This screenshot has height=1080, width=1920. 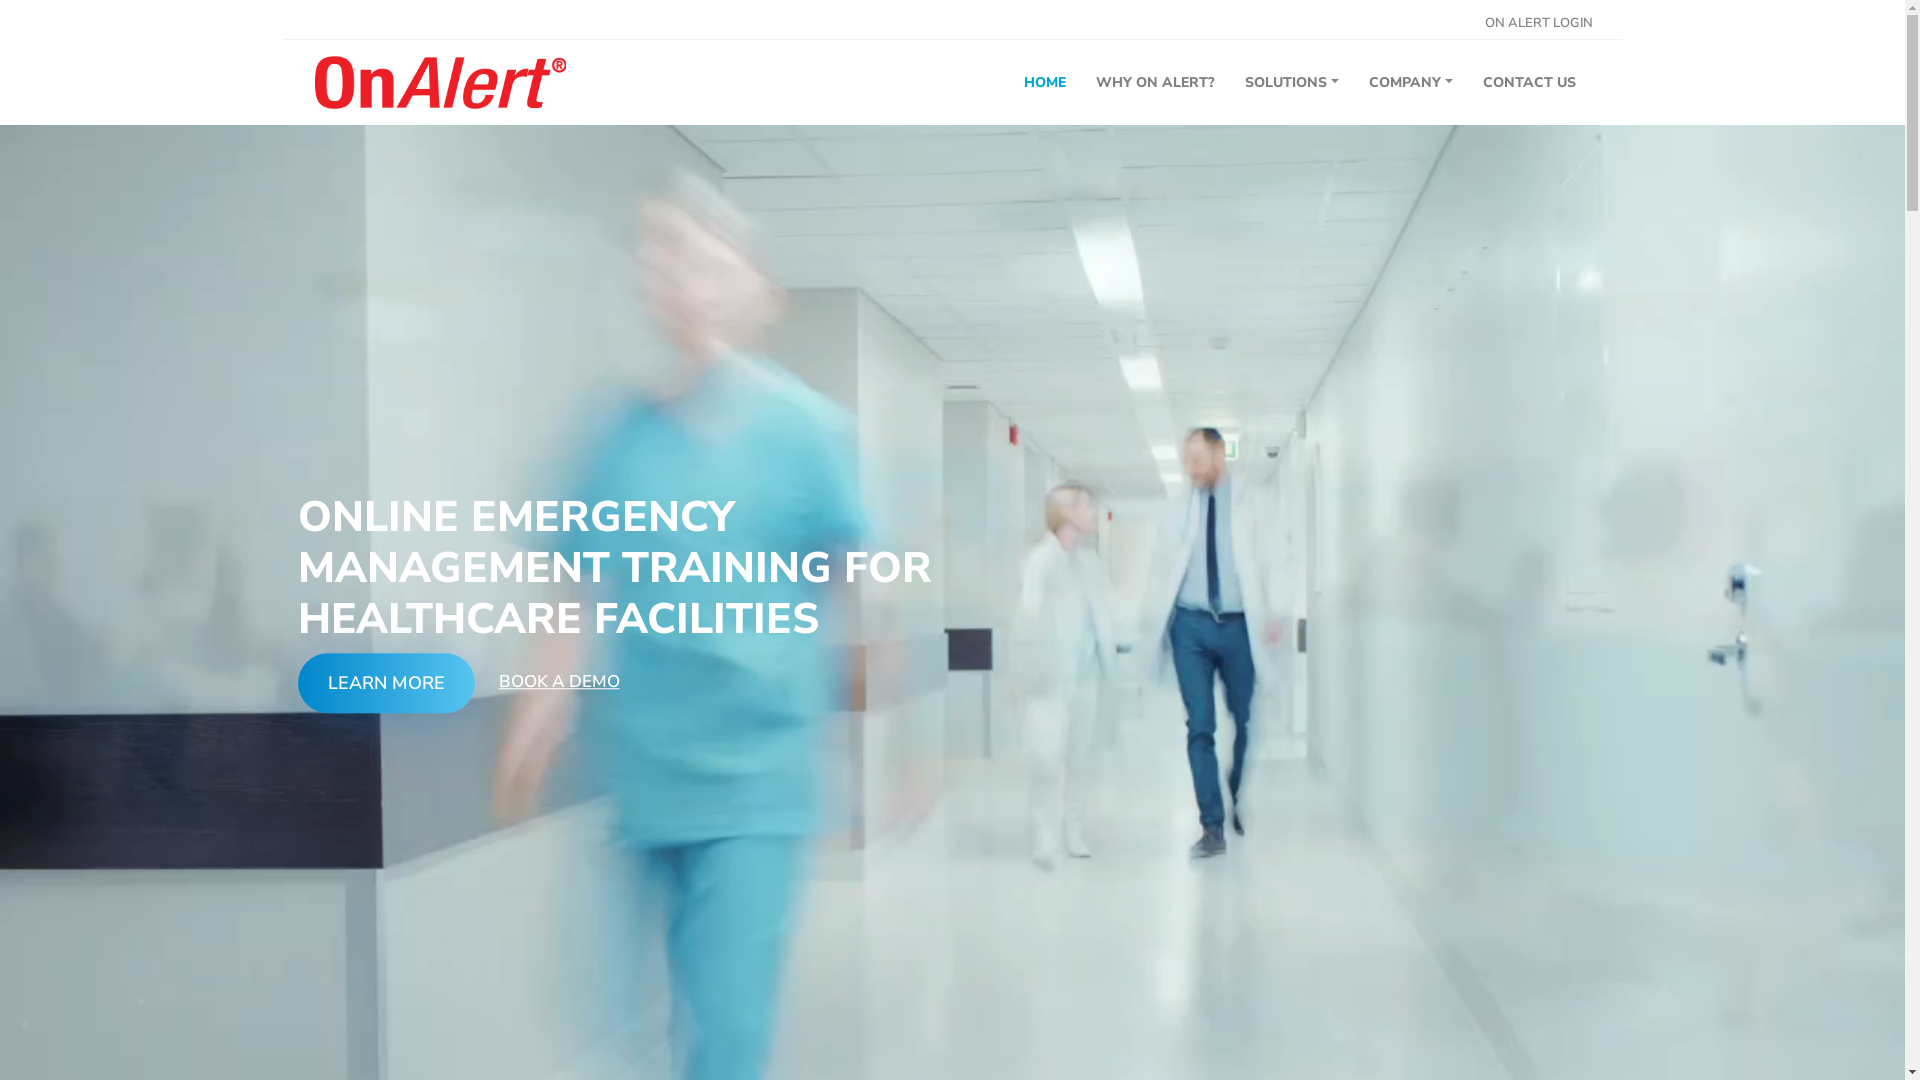 I want to click on 'ON ALERT LOGIN', so click(x=1483, y=23).